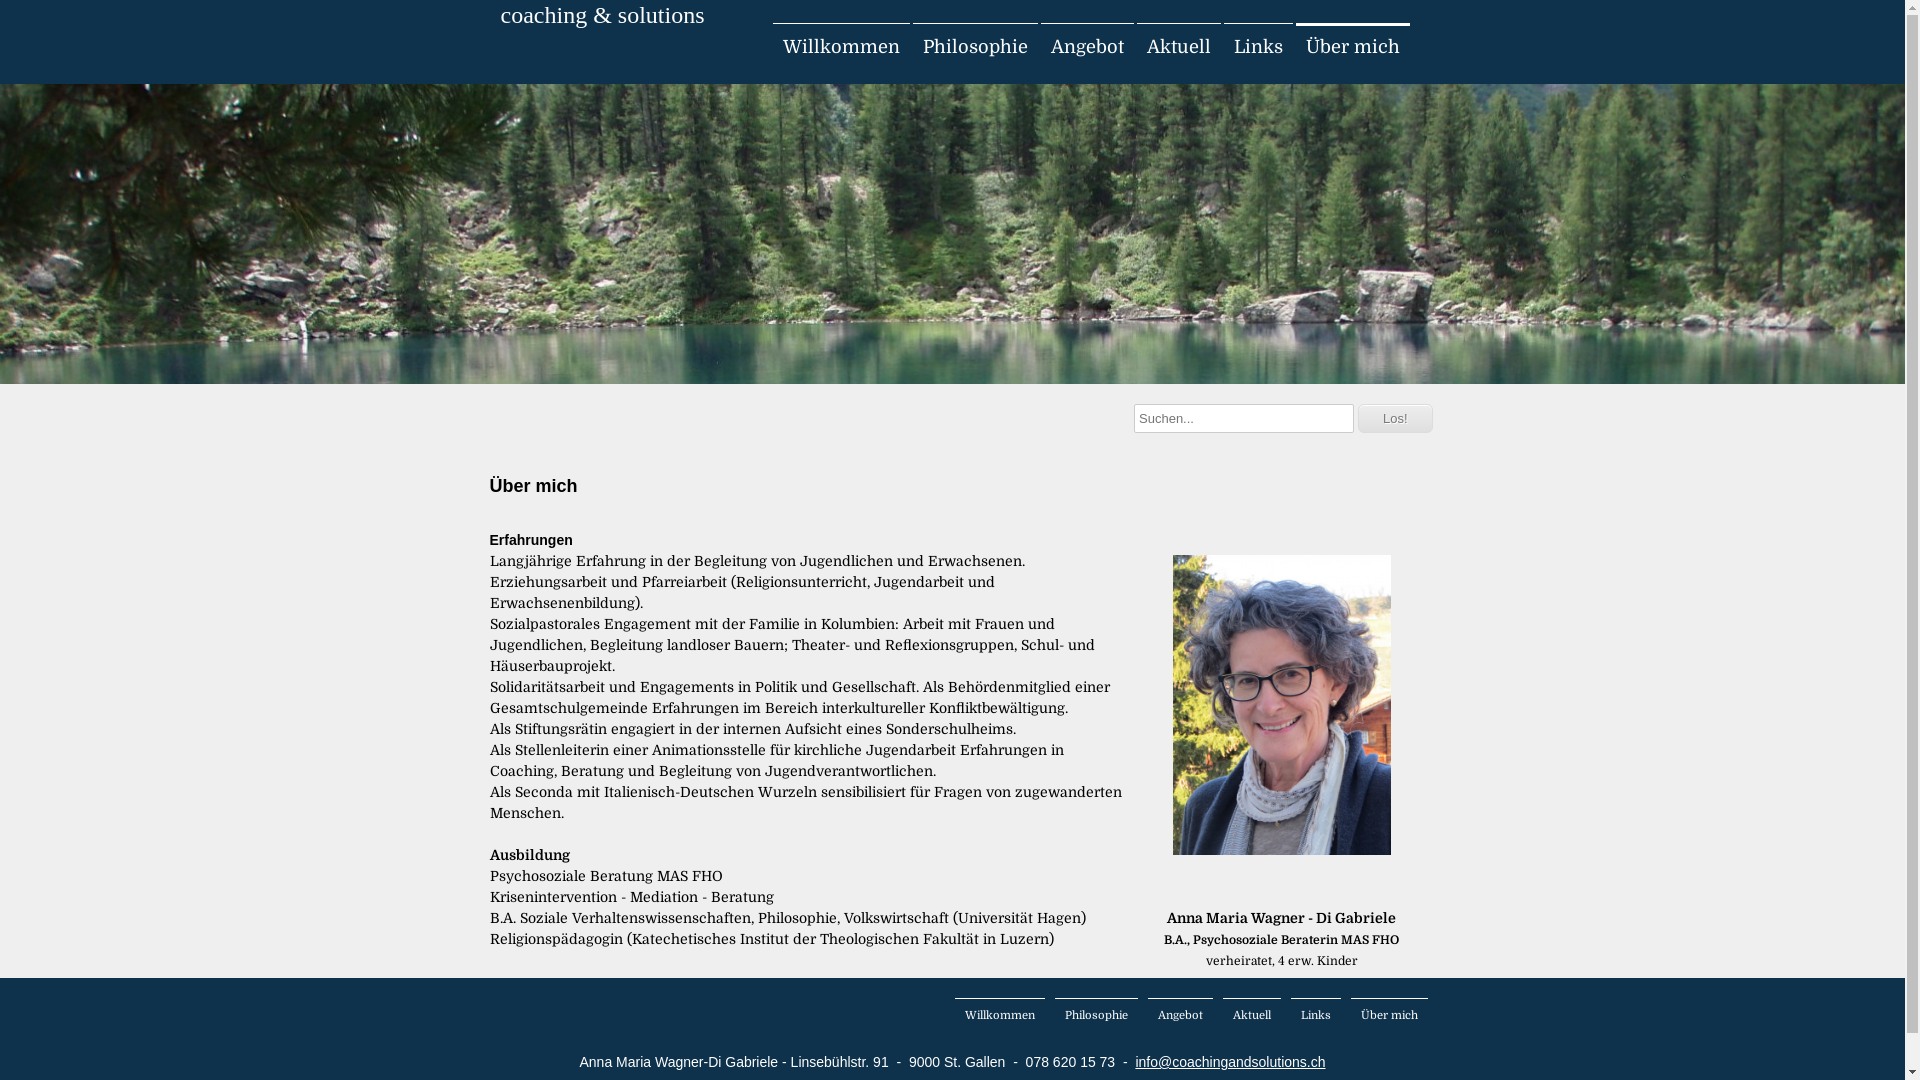 The height and width of the screenshot is (1080, 1920). Describe the element at coordinates (1085, 45) in the screenshot. I see `'Angebot'` at that location.